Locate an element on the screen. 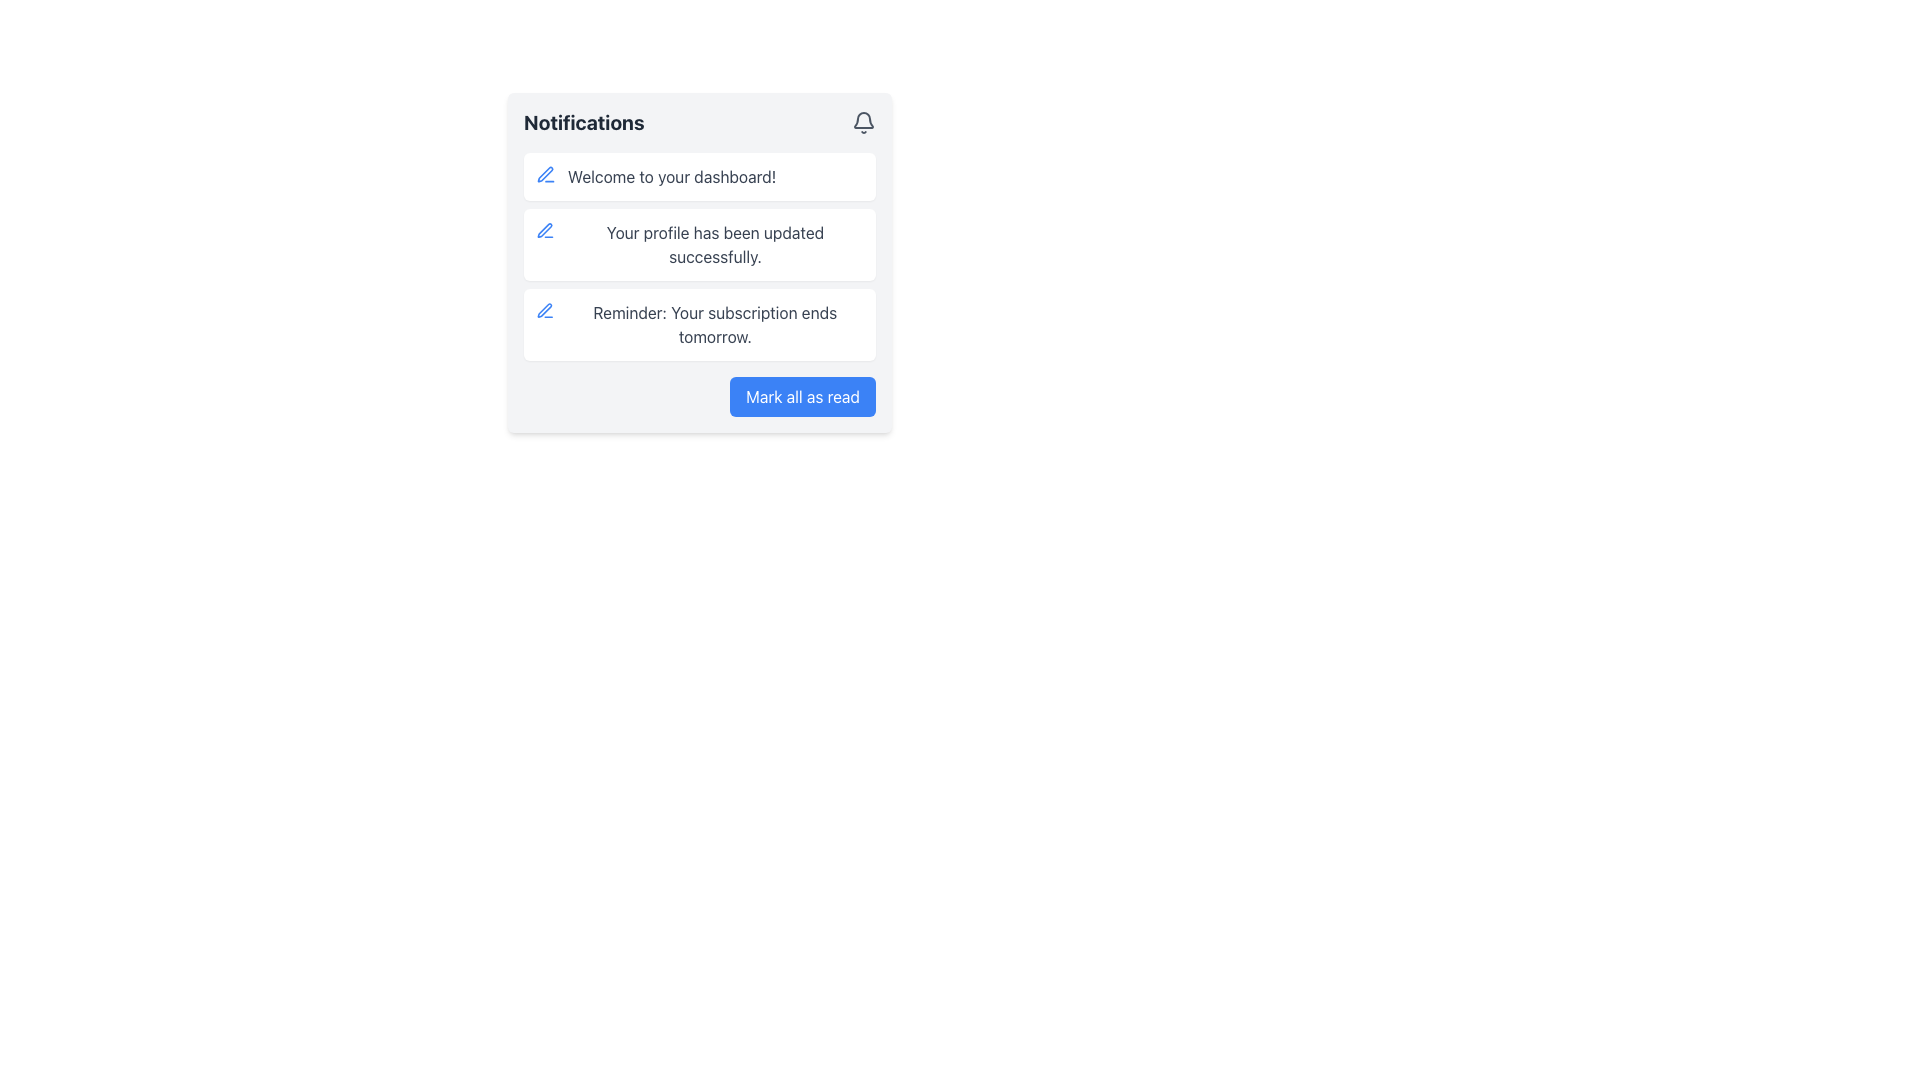 This screenshot has height=1080, width=1920. the static text label displaying the message 'Reminder: Your subscription ends tomorrow.' located inside the white notification card at the bottom of the notifications section is located at coordinates (715, 323).